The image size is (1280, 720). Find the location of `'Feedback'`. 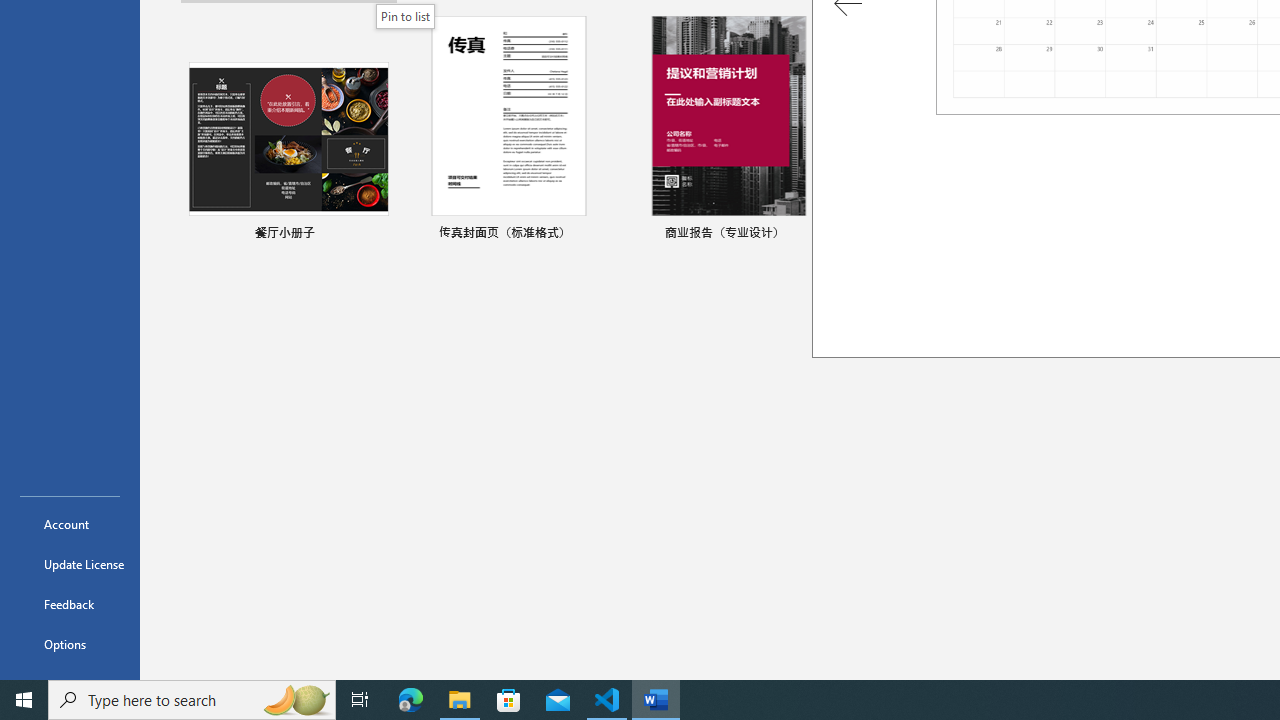

'Feedback' is located at coordinates (69, 603).